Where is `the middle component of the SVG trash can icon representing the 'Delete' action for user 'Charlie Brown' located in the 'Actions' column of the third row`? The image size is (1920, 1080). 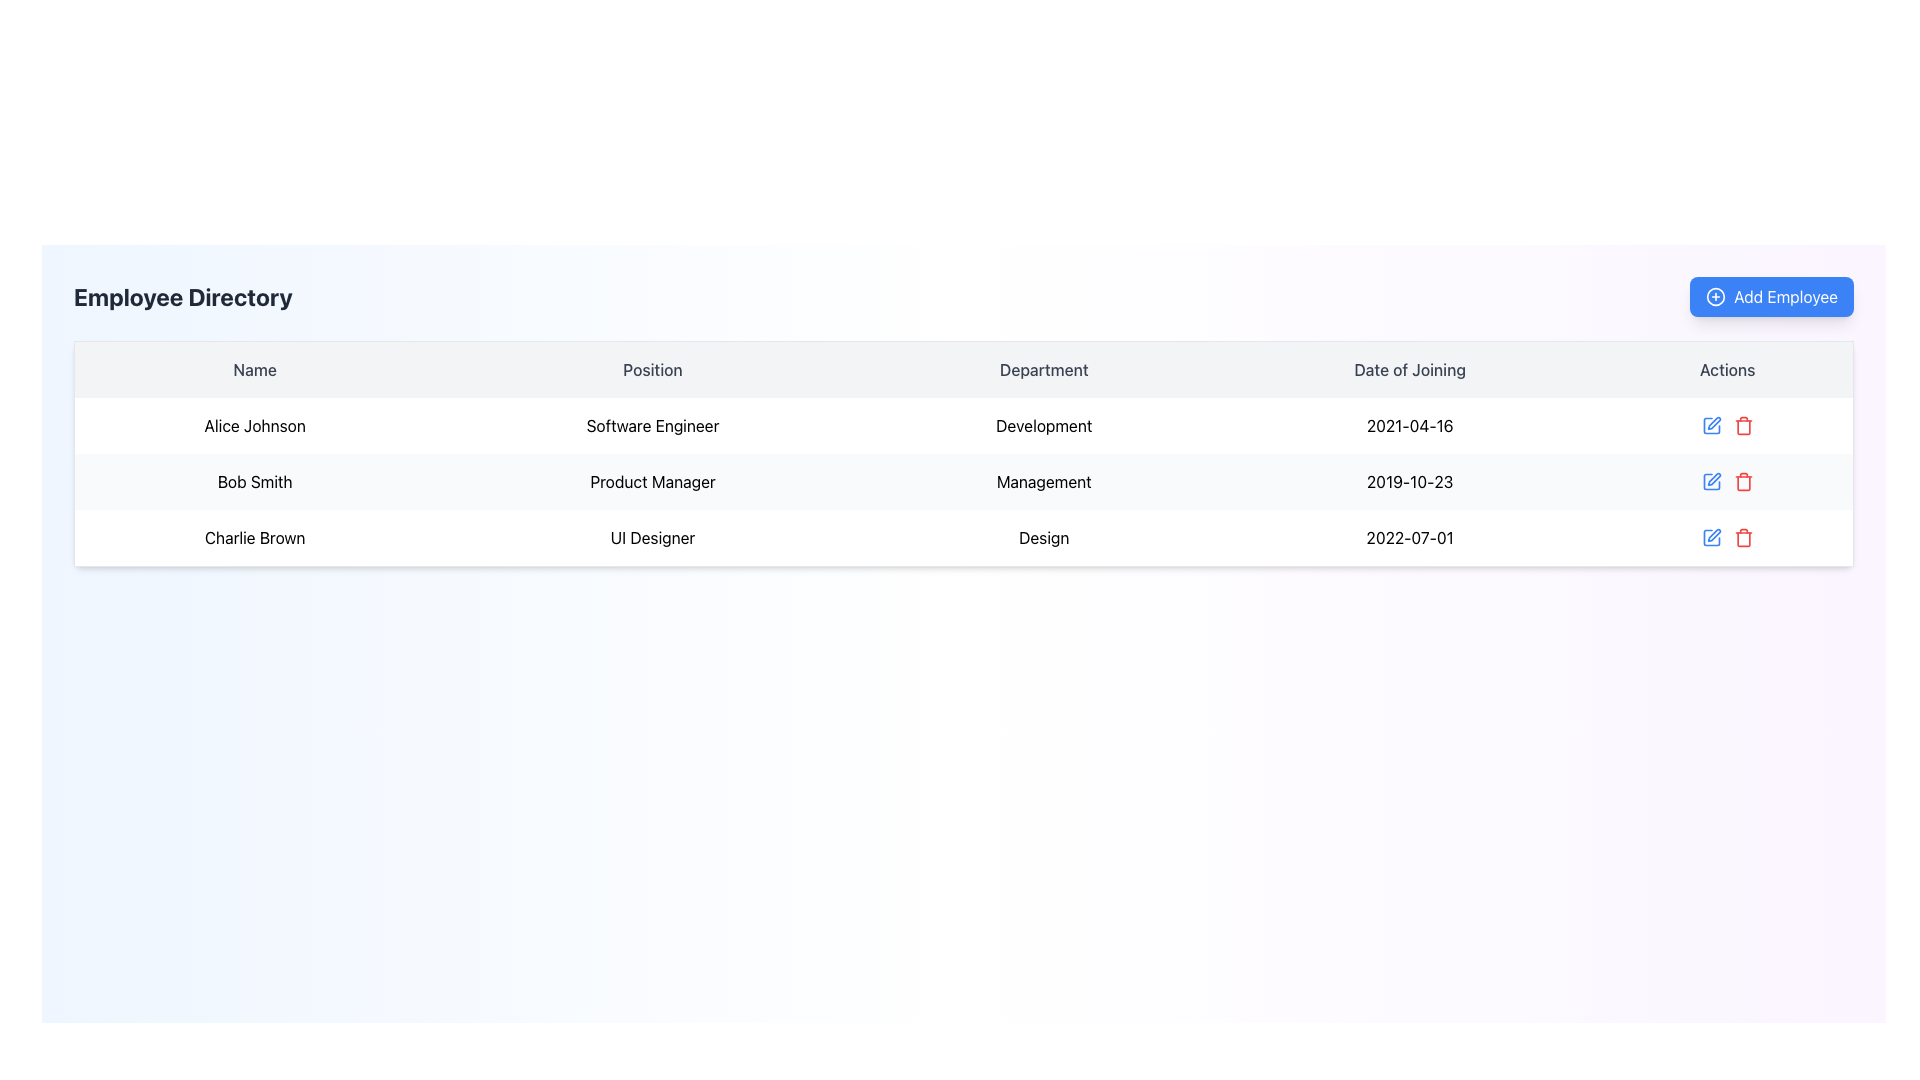
the middle component of the SVG trash can icon representing the 'Delete' action for user 'Charlie Brown' located in the 'Actions' column of the third row is located at coordinates (1742, 426).